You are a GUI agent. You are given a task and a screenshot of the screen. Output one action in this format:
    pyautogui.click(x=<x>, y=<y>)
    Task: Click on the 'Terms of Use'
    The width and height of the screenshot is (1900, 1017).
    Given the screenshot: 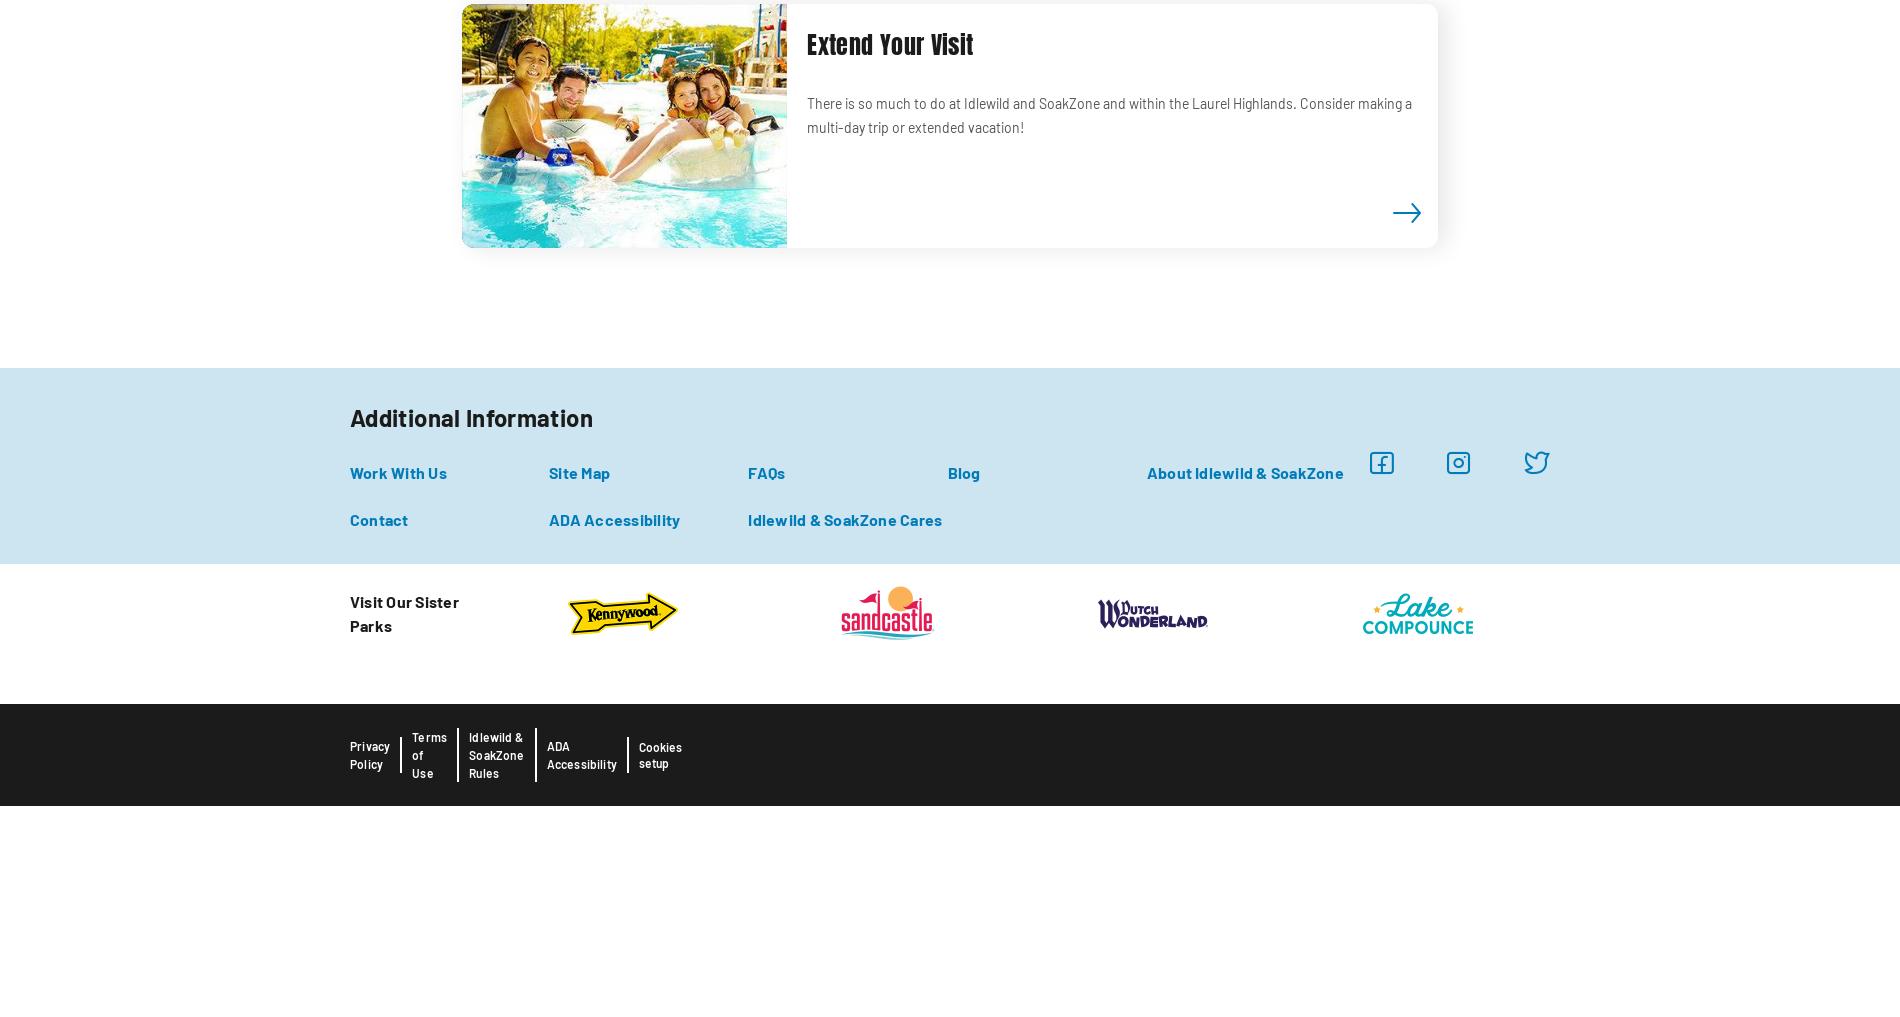 What is the action you would take?
    pyautogui.click(x=428, y=754)
    